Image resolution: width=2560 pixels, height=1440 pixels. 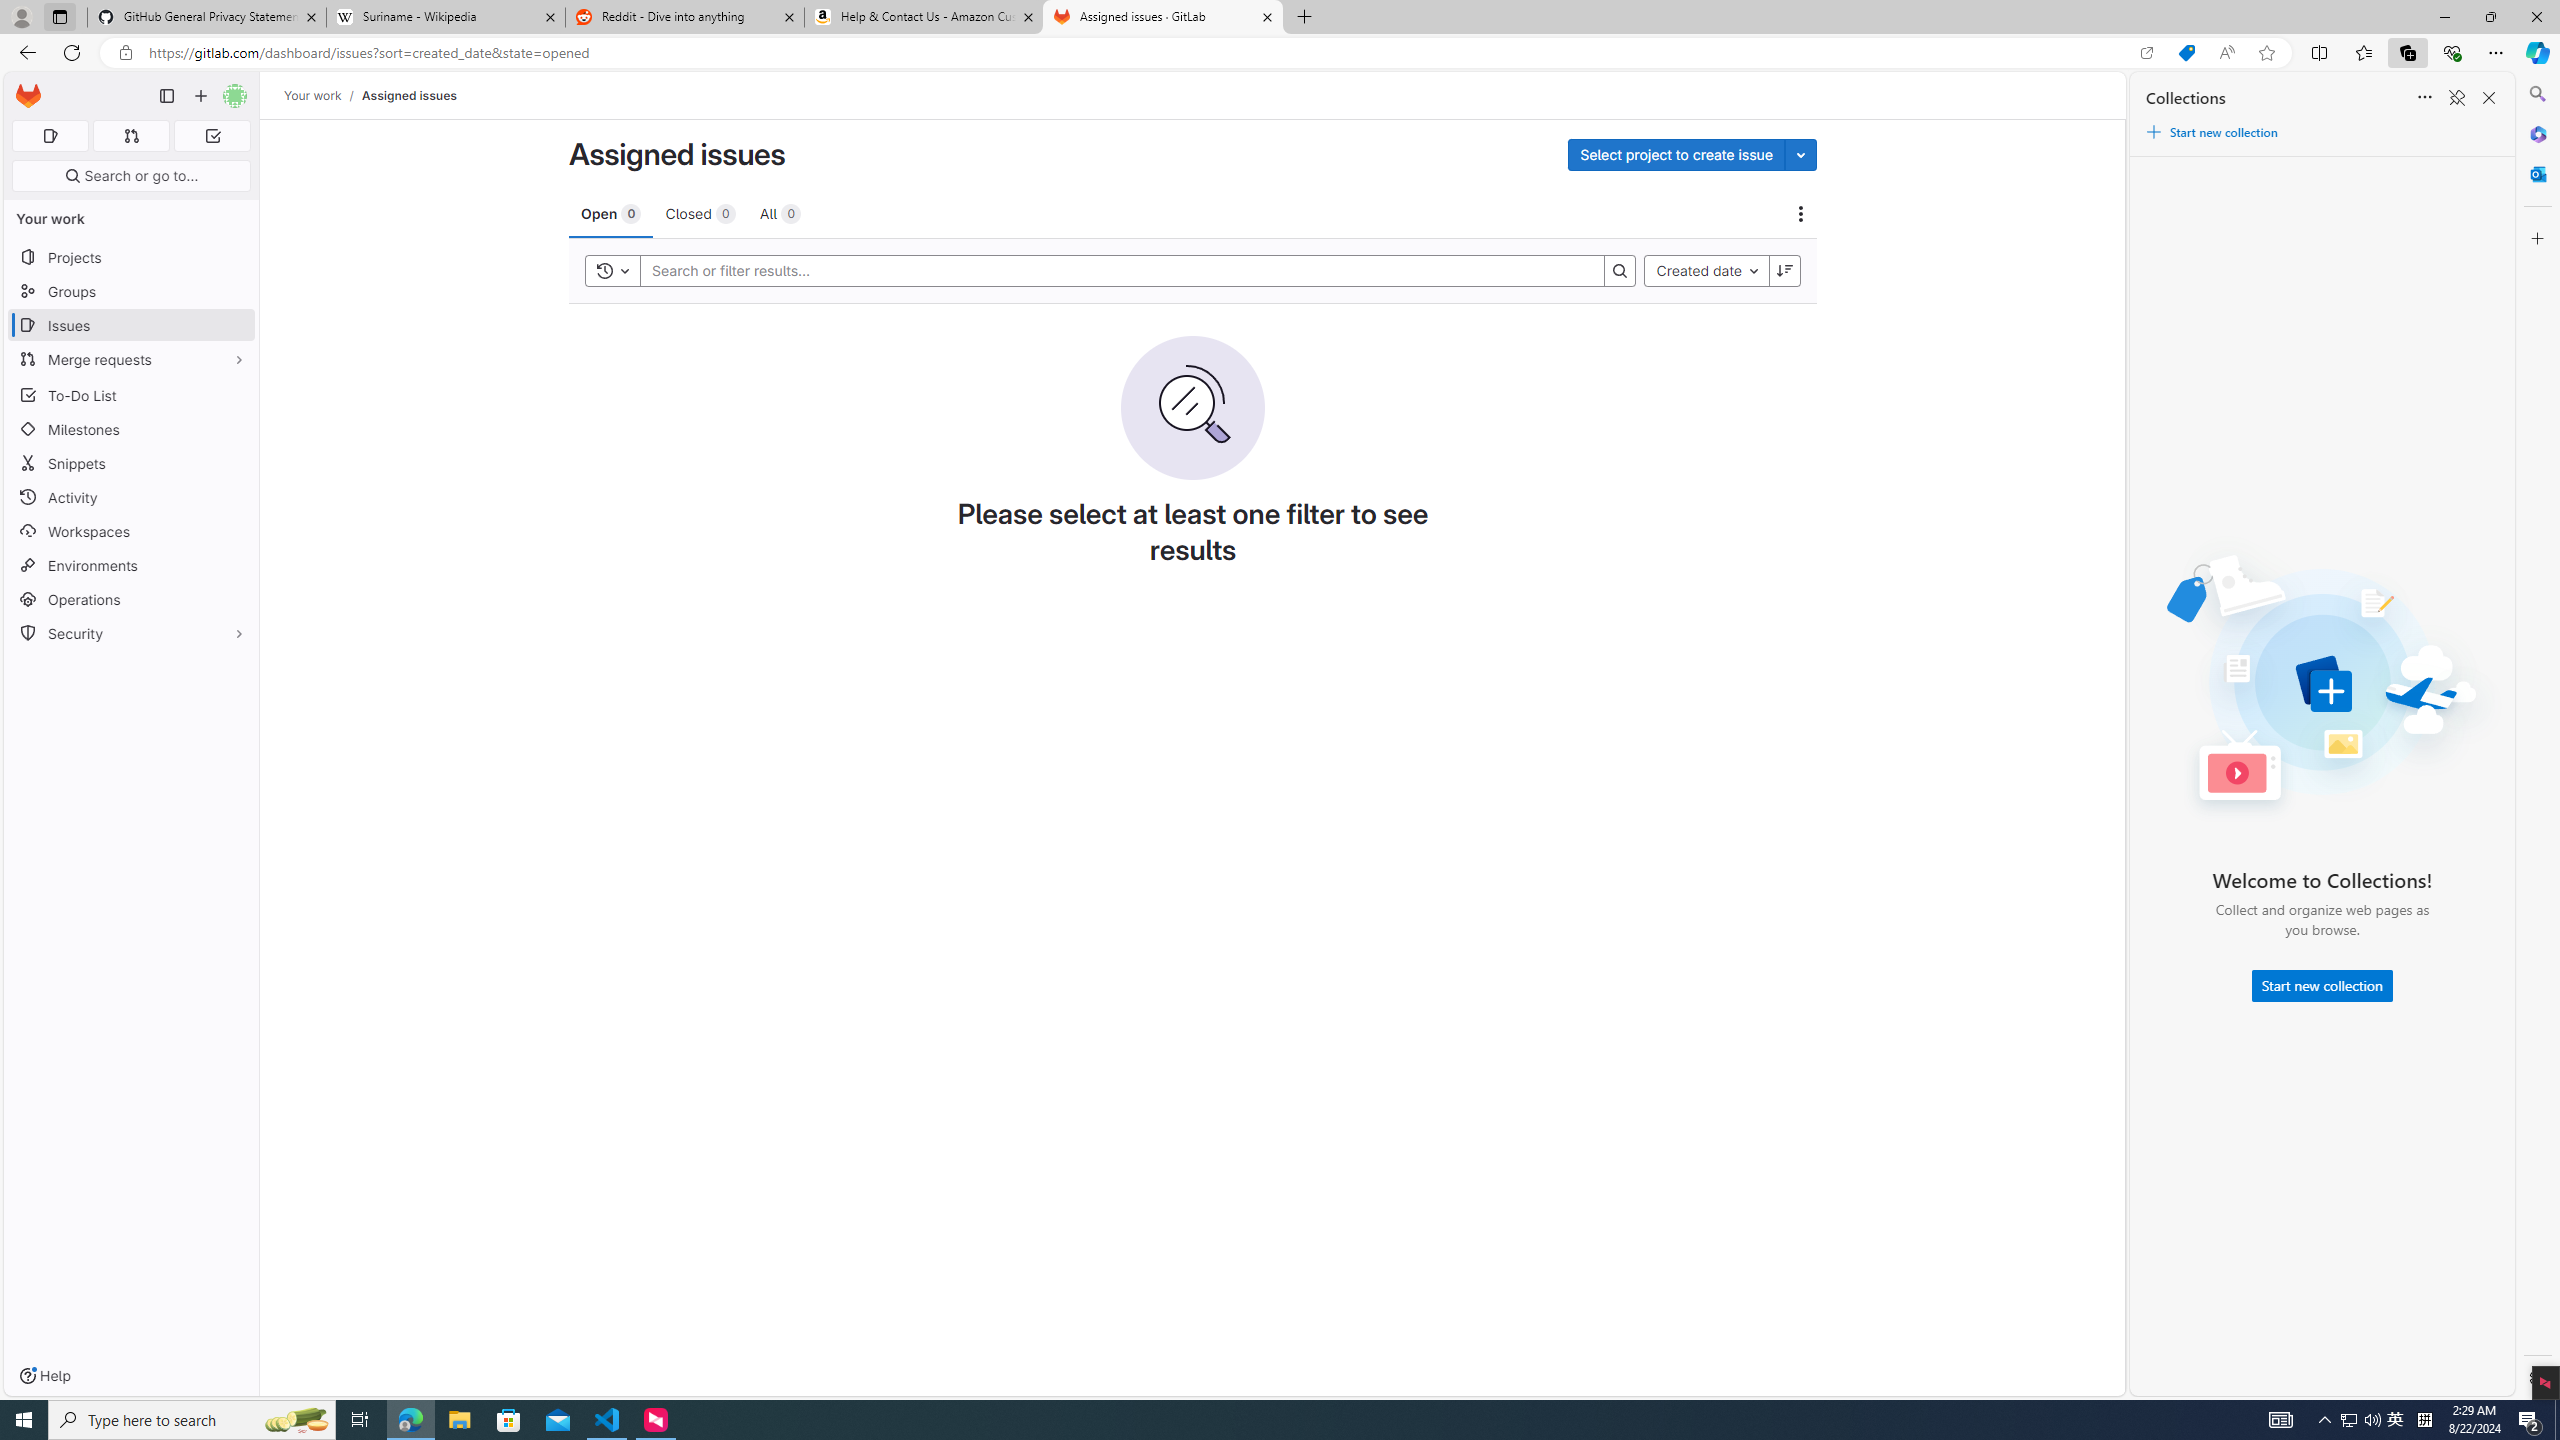 What do you see at coordinates (700, 212) in the screenshot?
I see `'Closed 0'` at bounding box center [700, 212].